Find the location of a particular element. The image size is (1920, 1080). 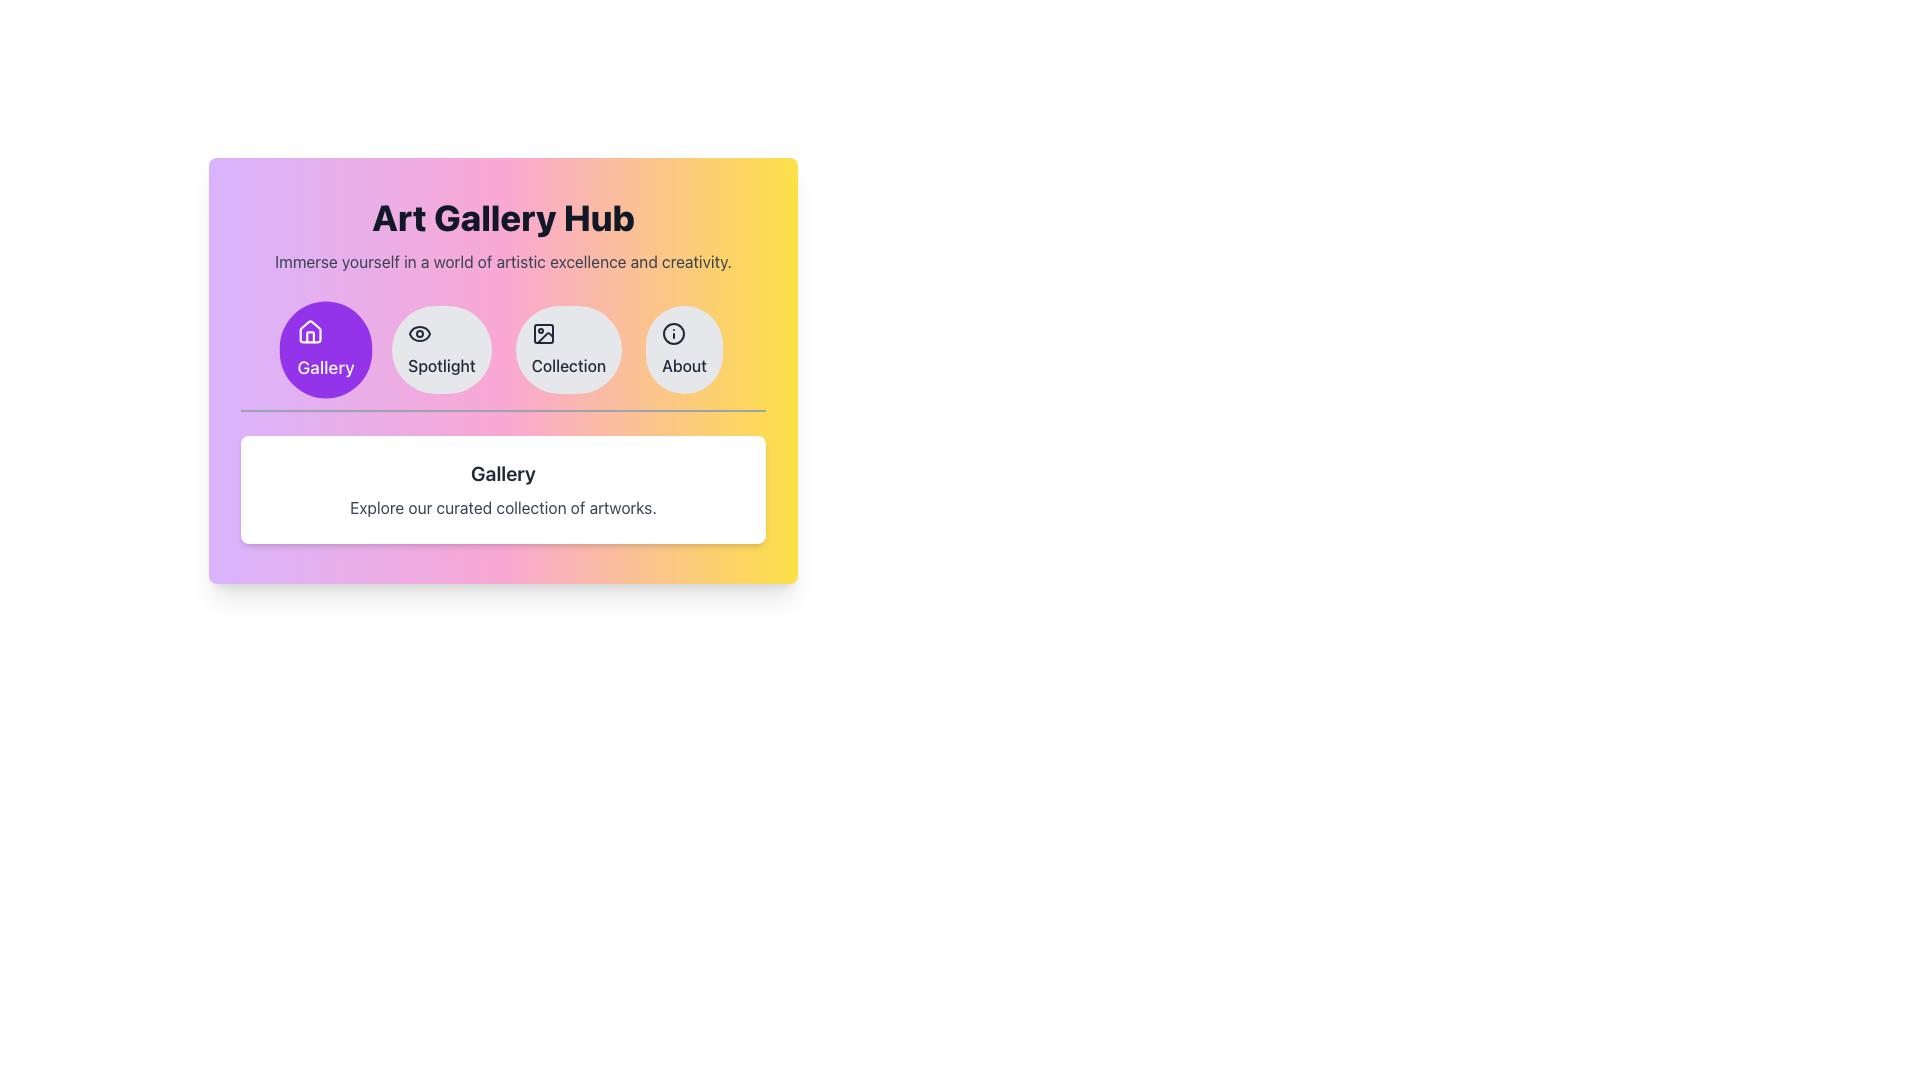

the Text Label that provides a descriptive subtitle for the 'Art Gallery Hub' section, which conveys themes of artistic excellence and creativity is located at coordinates (503, 261).